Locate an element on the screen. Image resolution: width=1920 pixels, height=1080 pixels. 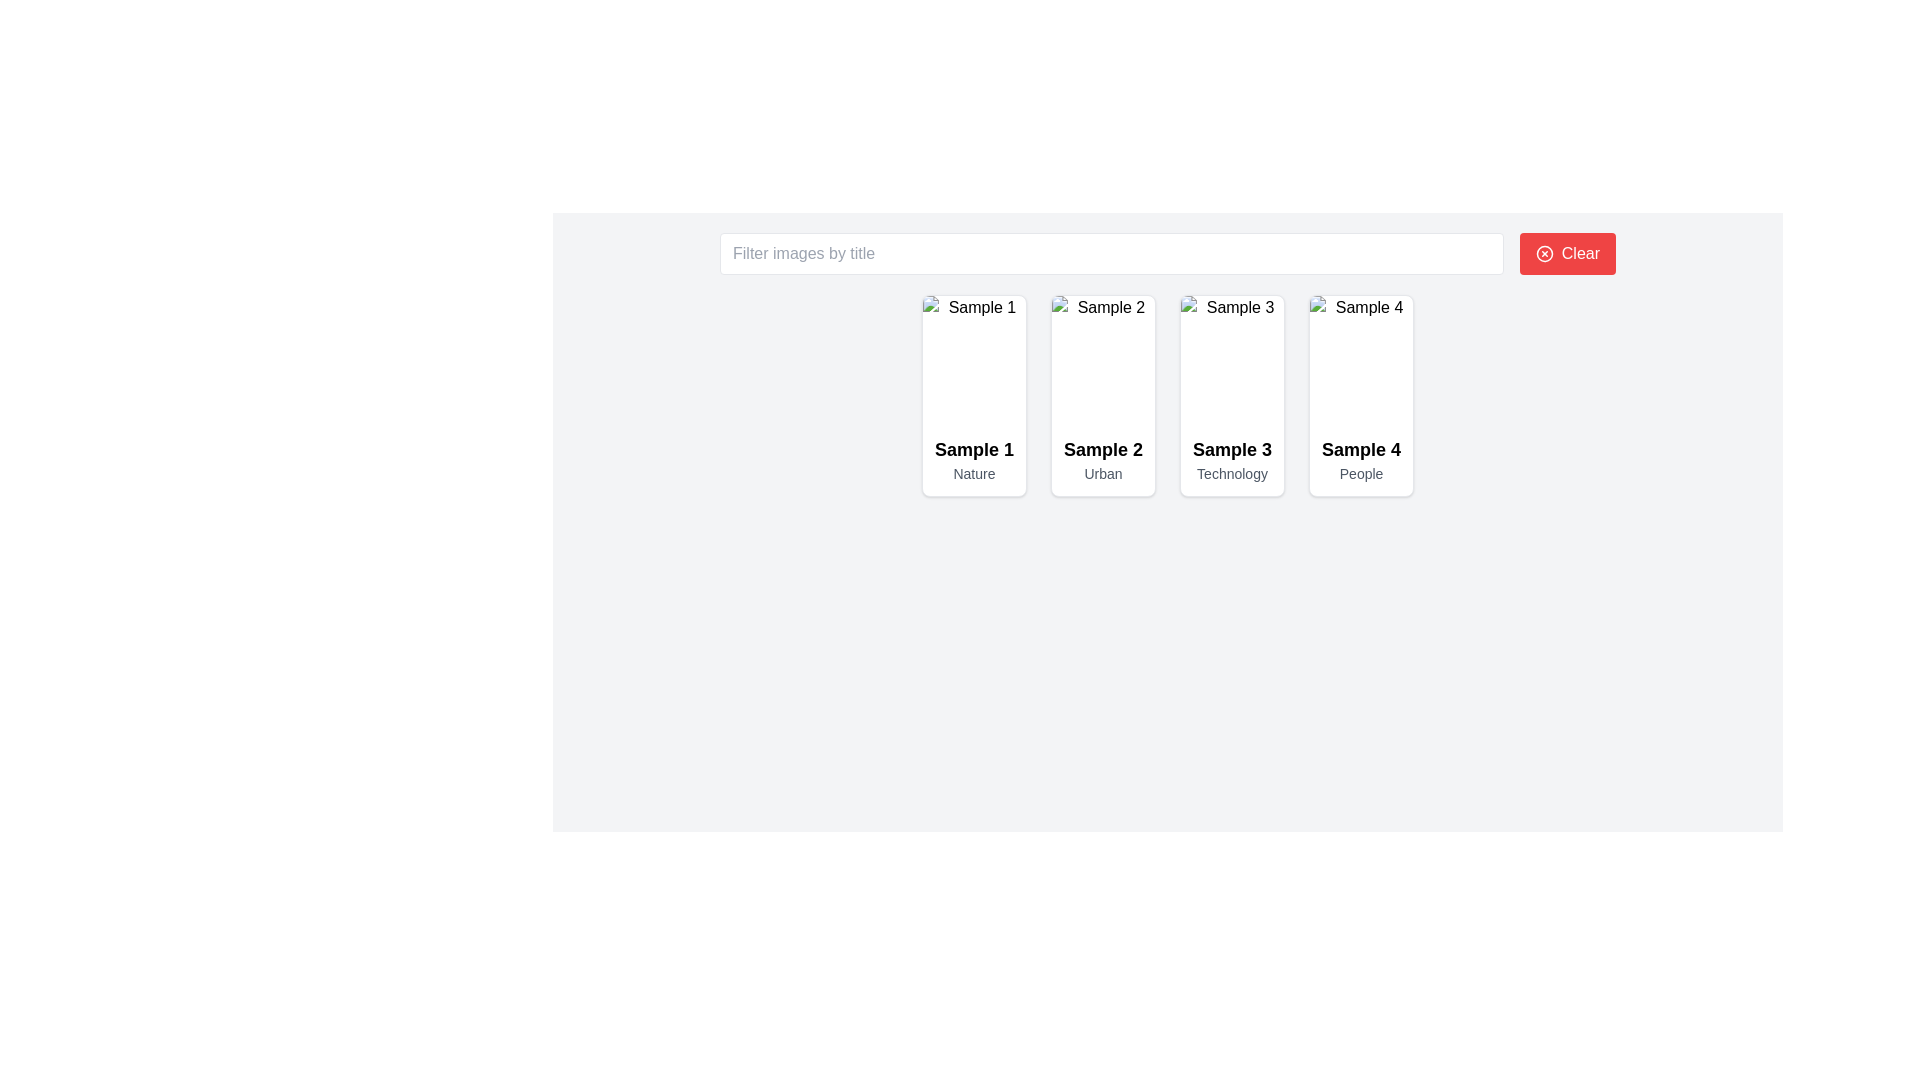
the image placeholder labeled 'Sample 4' in the fourth card of the grid layout is located at coordinates (1360, 358).